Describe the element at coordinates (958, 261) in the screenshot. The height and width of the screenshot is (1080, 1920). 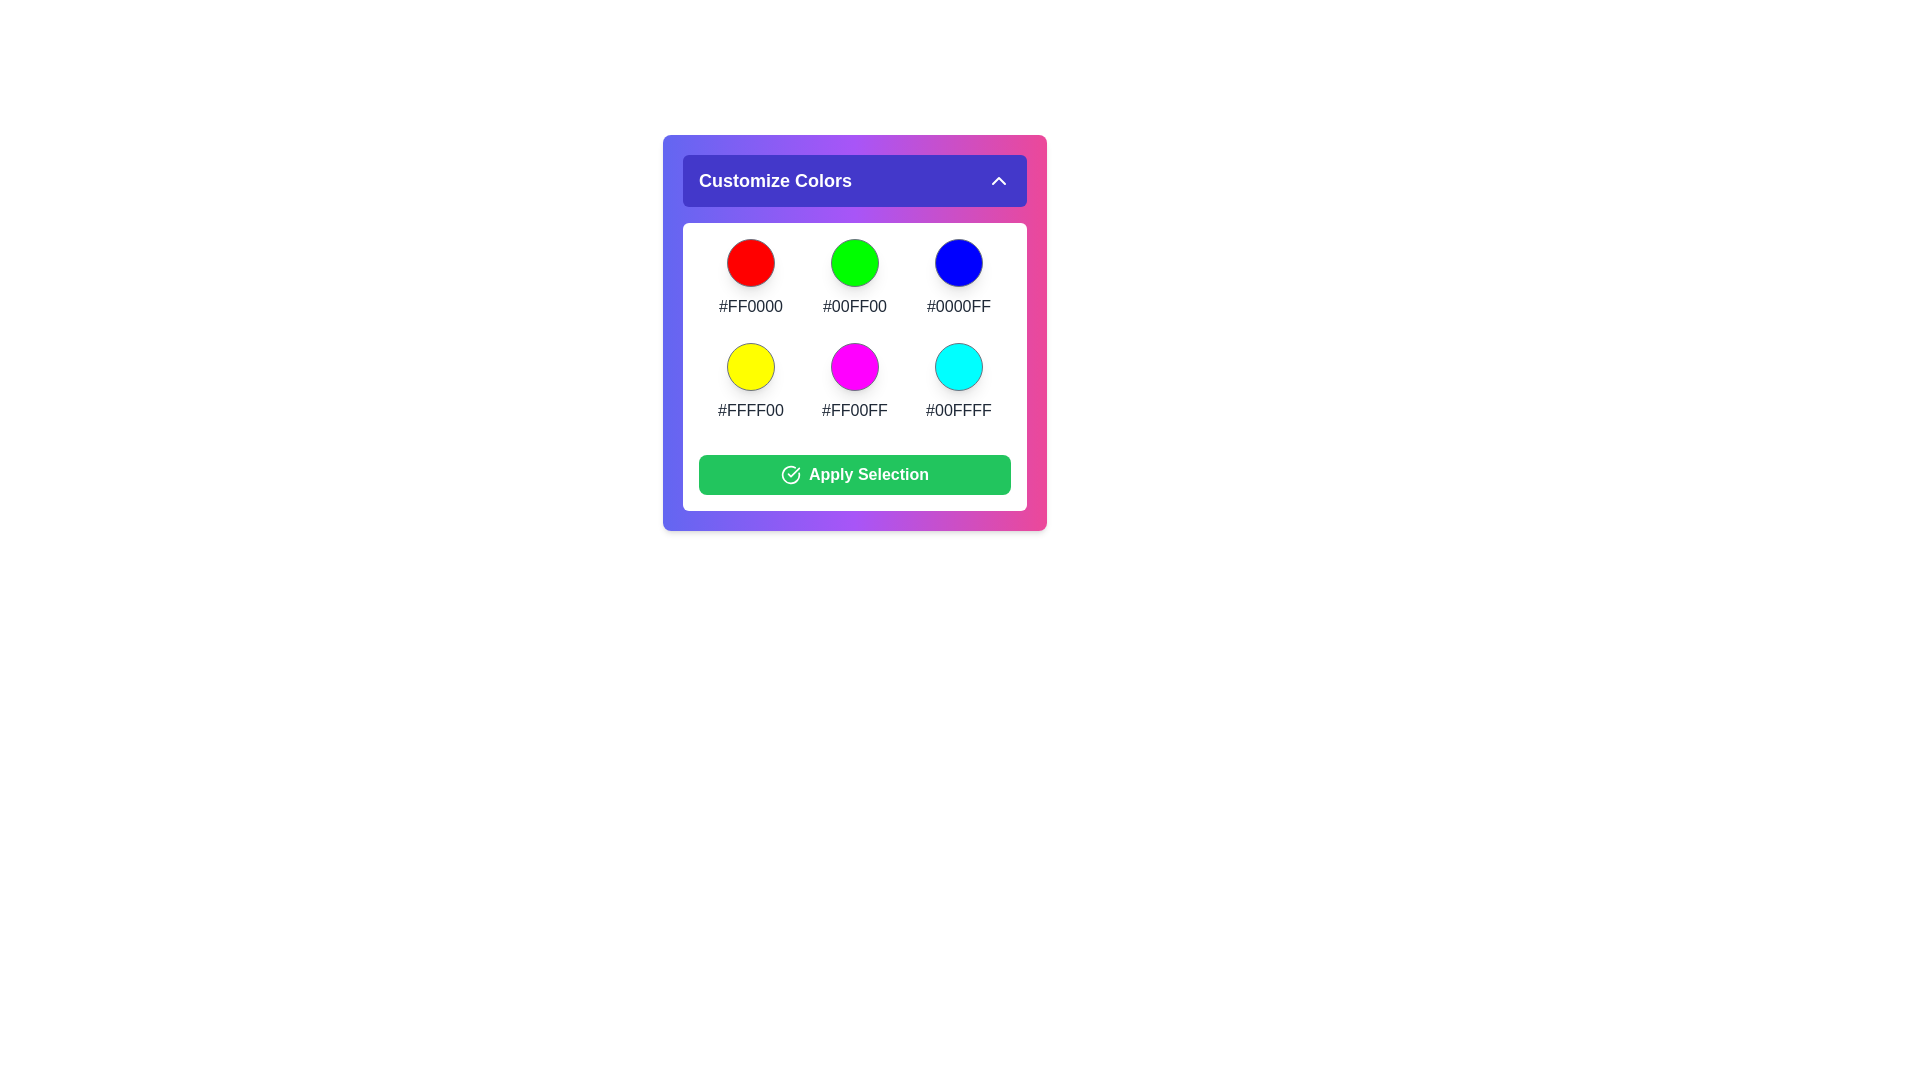
I see `the color #0000FF from the color palette` at that location.